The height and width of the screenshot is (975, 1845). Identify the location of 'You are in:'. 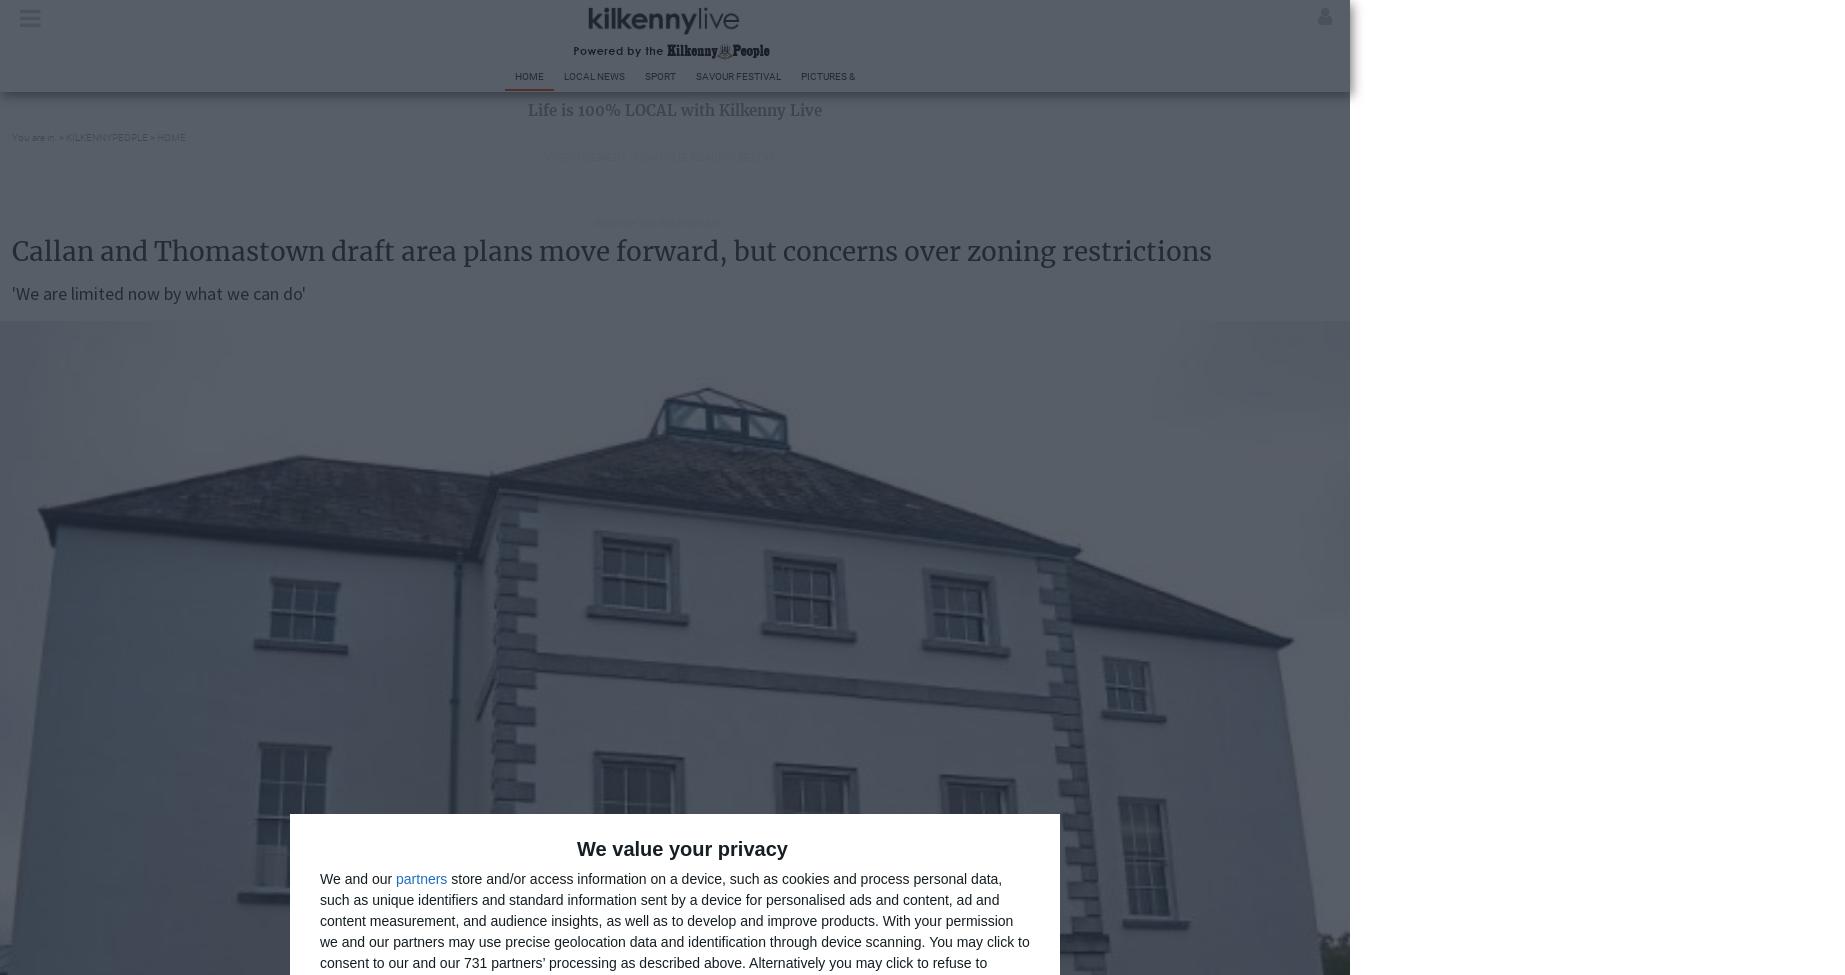
(34, 136).